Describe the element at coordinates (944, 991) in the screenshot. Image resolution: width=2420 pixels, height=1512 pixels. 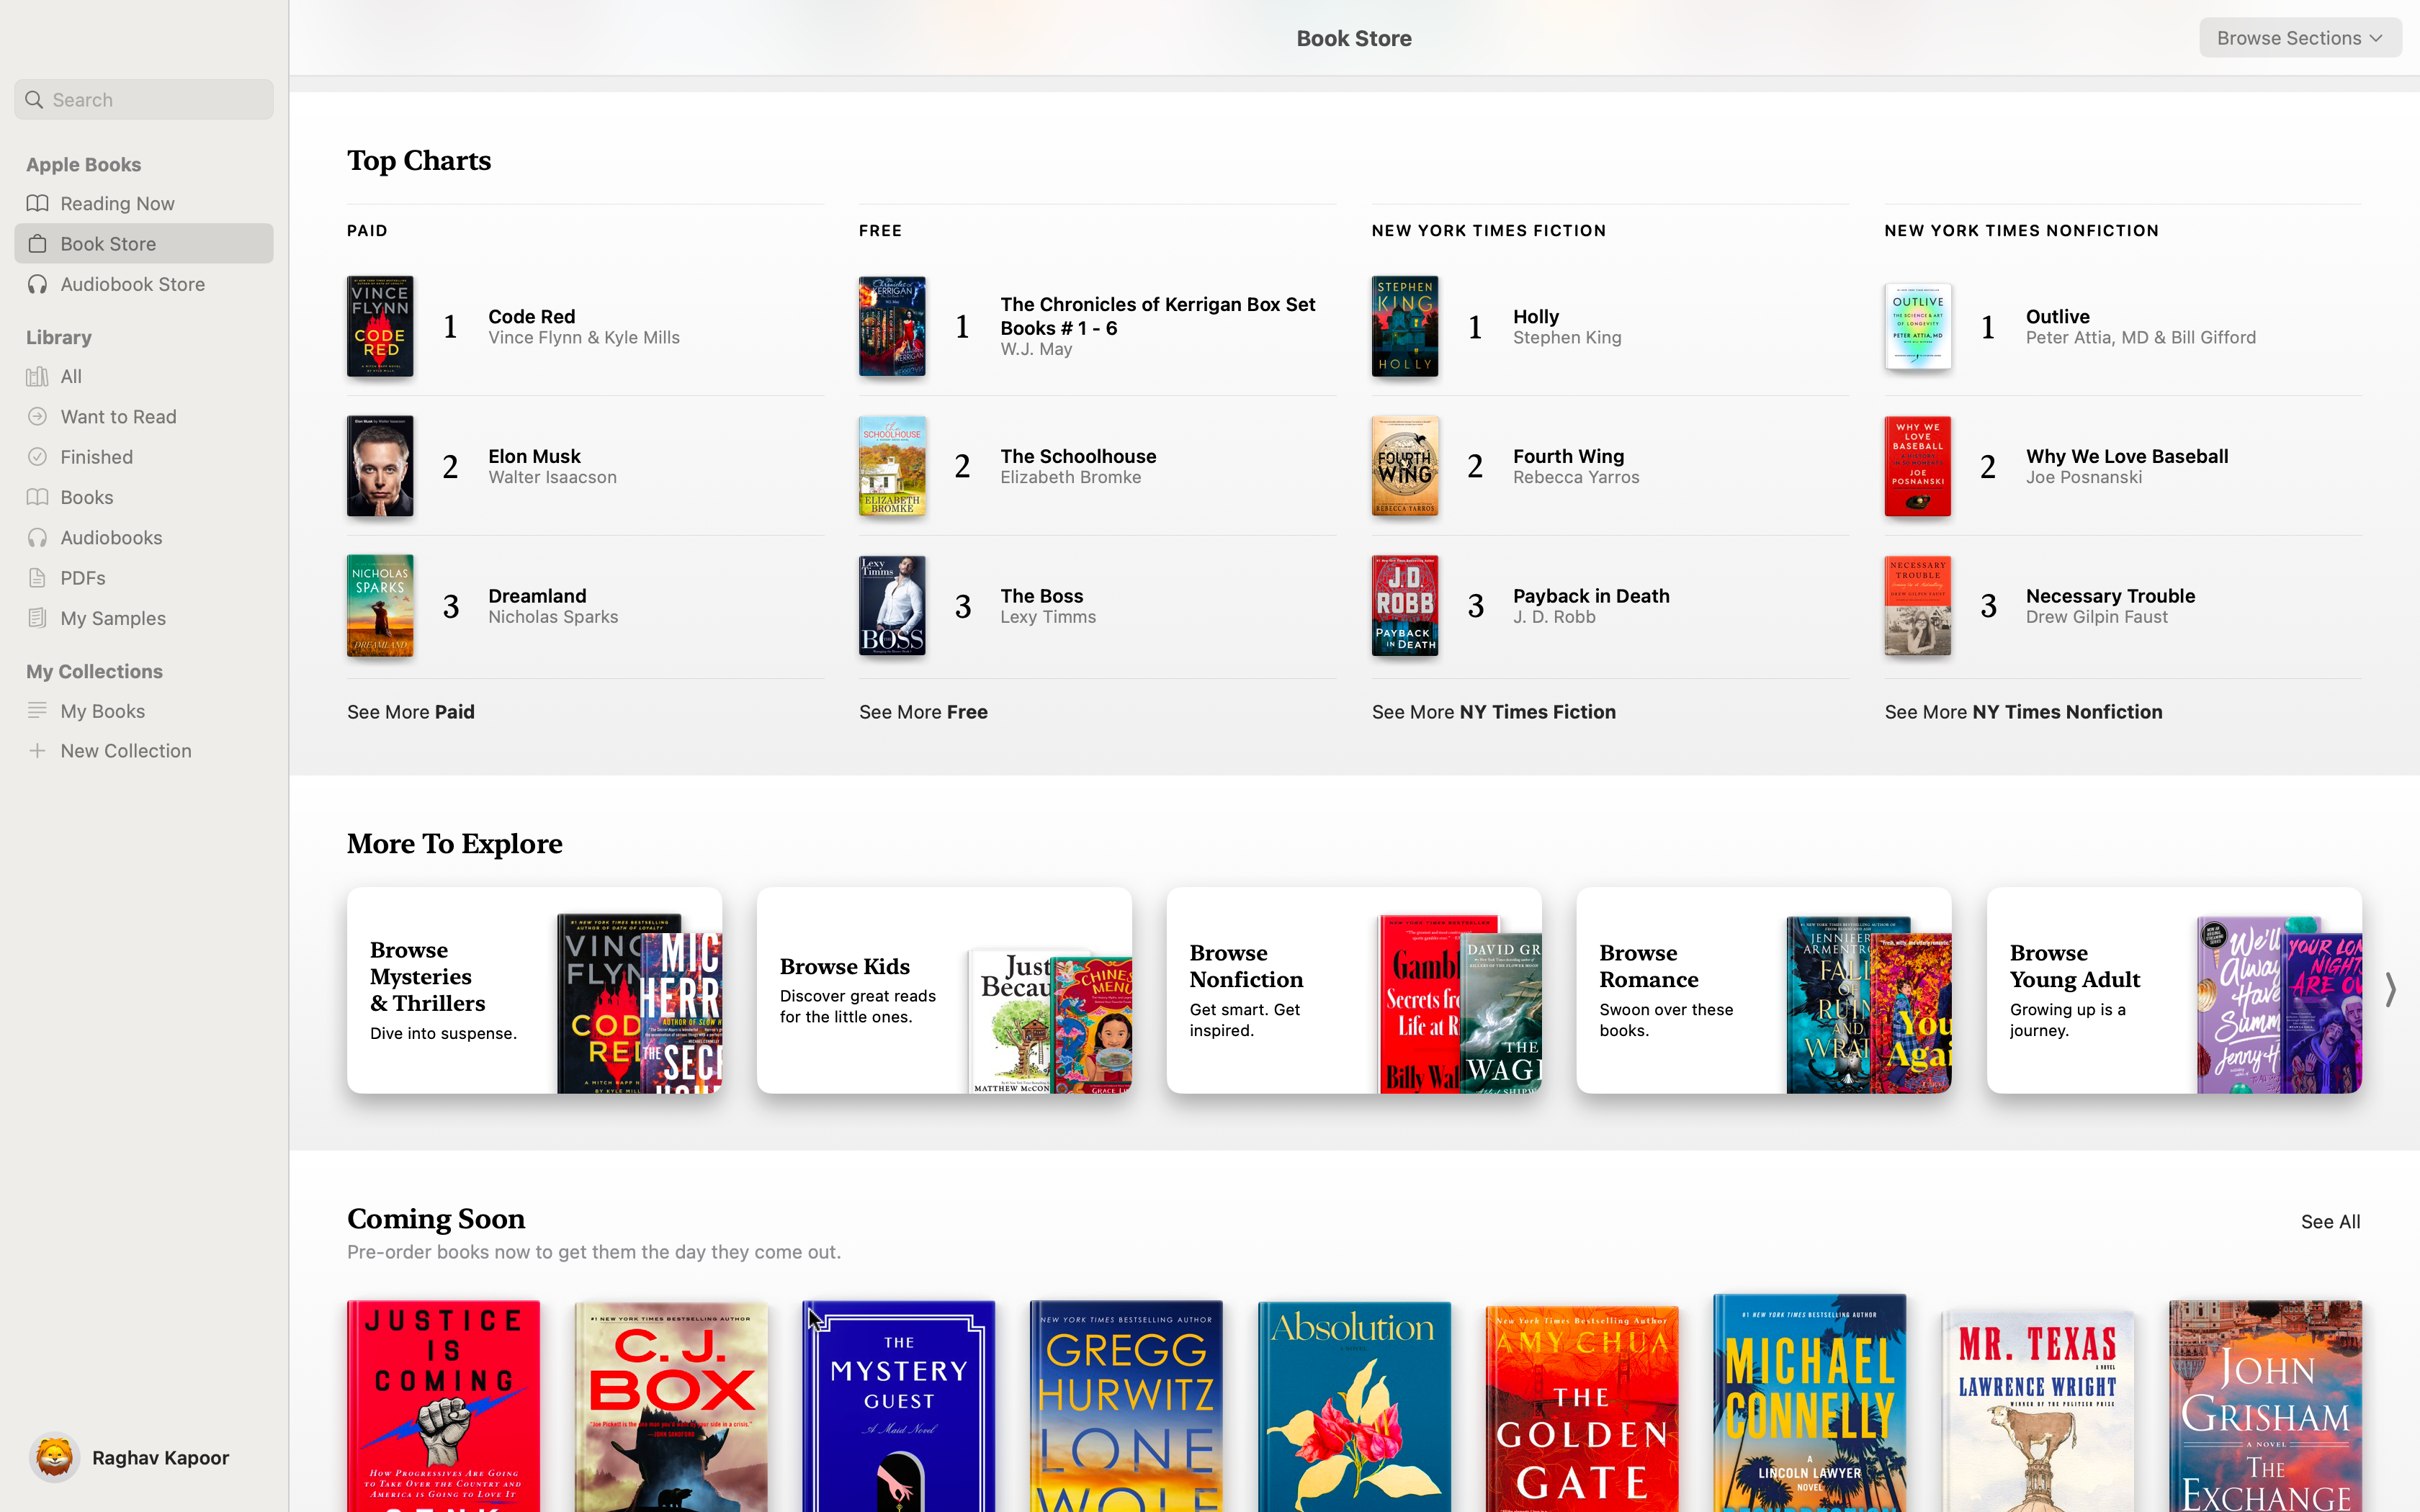
I see `Browse Kids books from "More to Explore" section` at that location.